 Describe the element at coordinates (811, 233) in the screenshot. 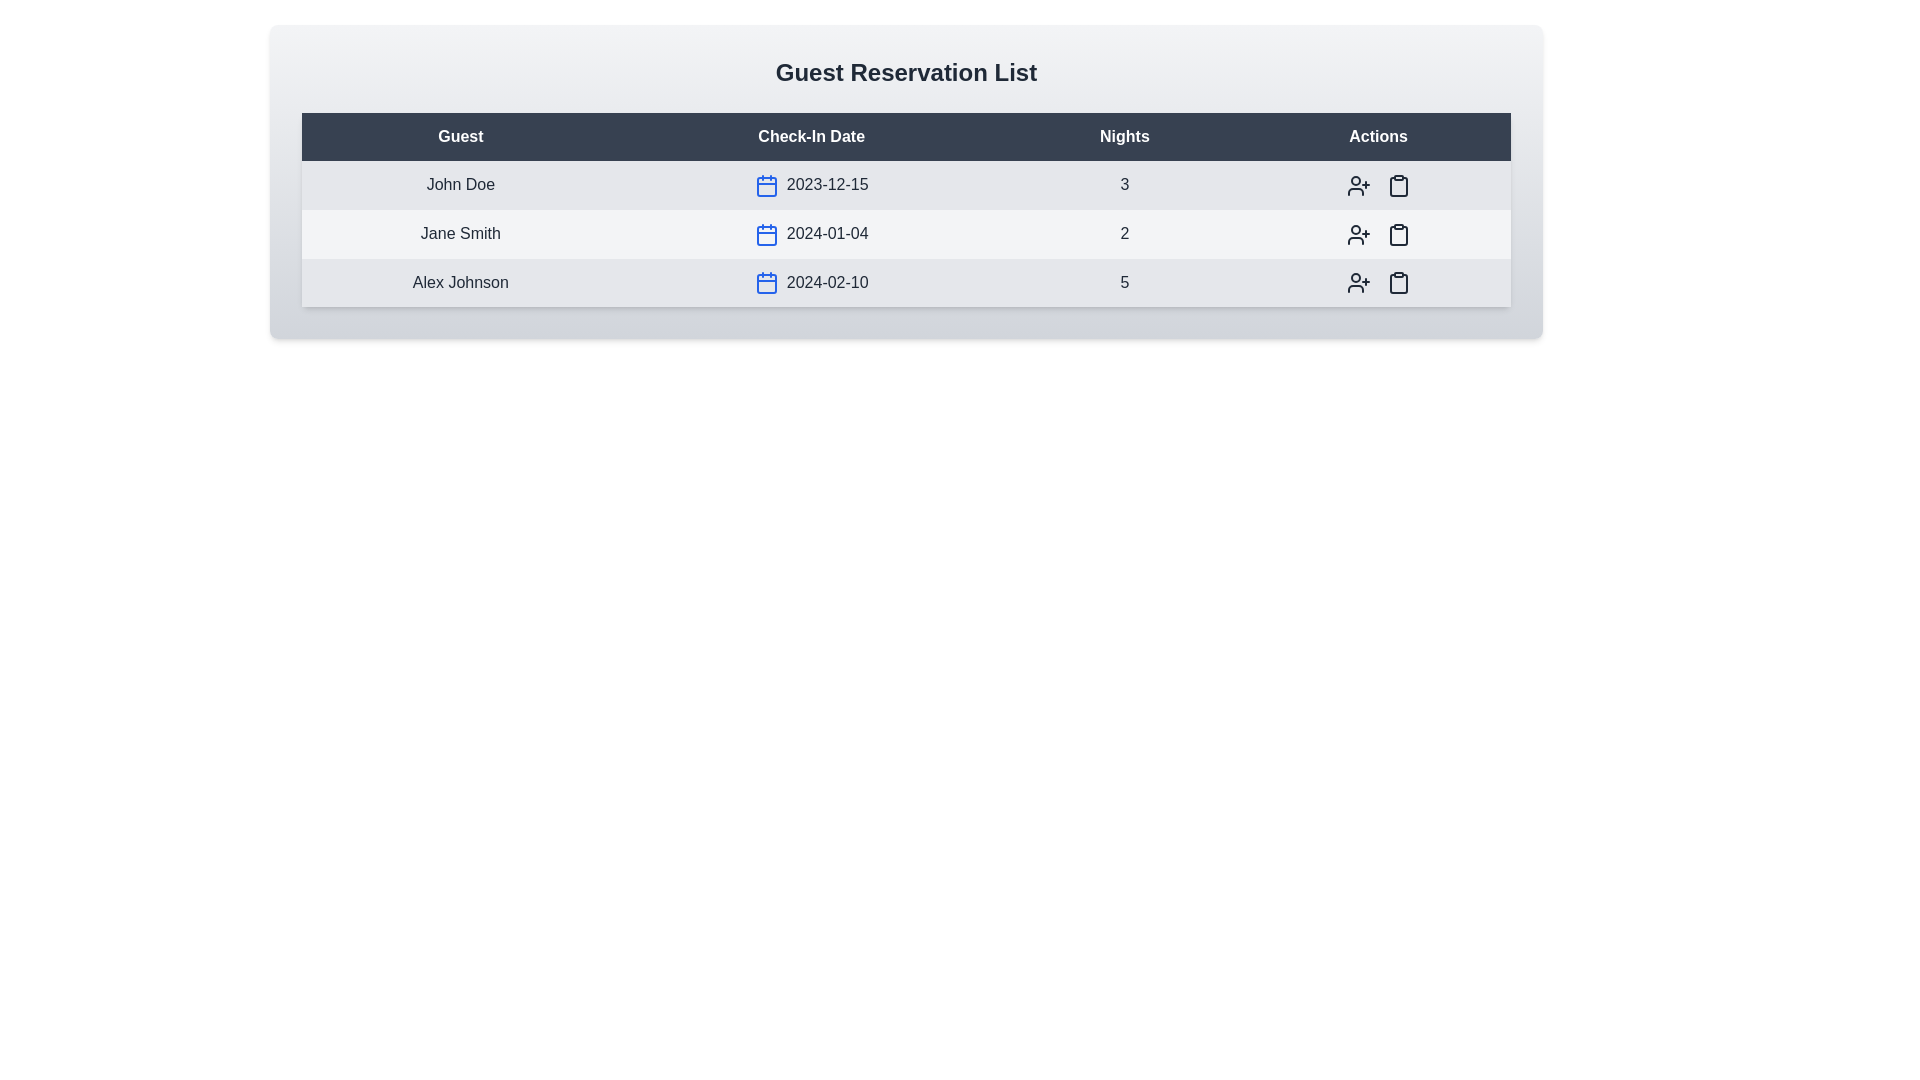

I see `the text element displaying the check-in date '2024-01-04' in the second row of the table under the 'Check-In Date' column, which is adjacent to the blue calendar icon` at that location.